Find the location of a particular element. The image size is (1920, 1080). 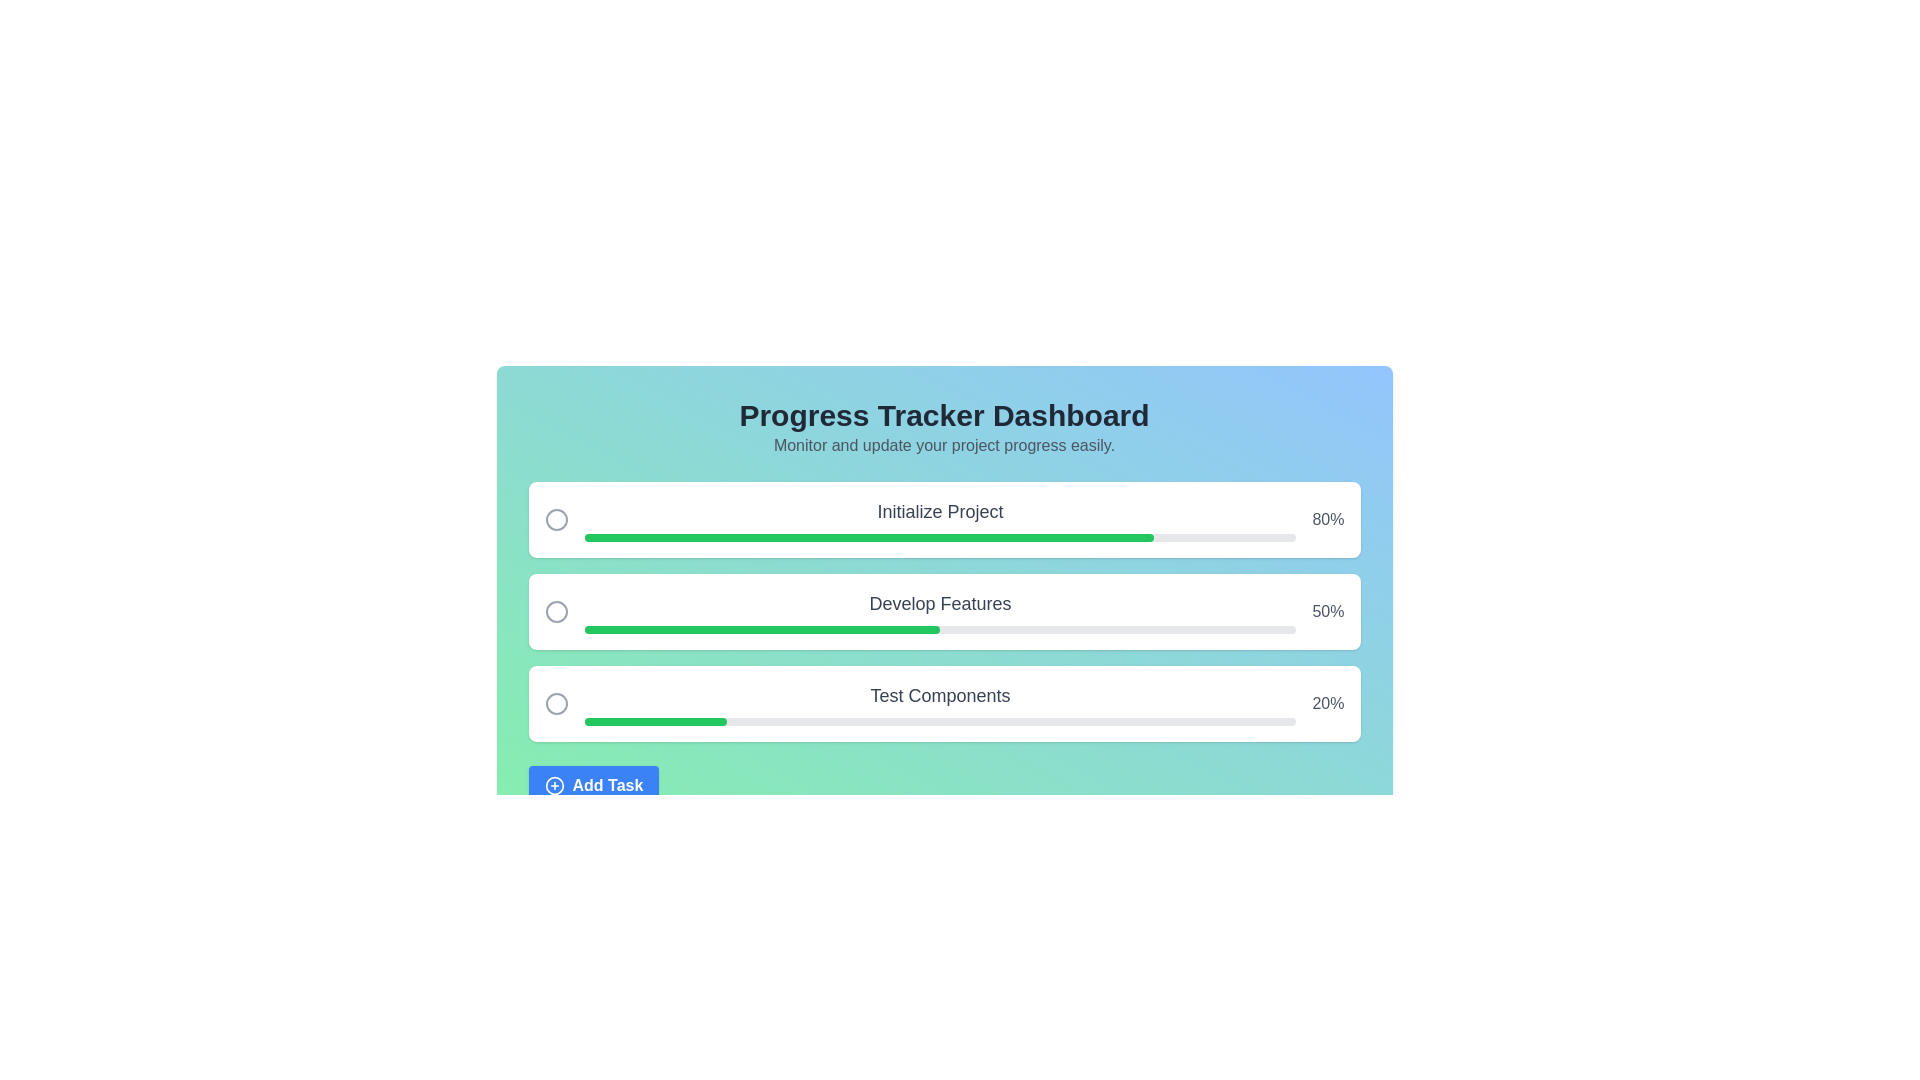

the circular status indicator located to the left of the 'Initialize Project' label in the progress section is located at coordinates (556, 519).